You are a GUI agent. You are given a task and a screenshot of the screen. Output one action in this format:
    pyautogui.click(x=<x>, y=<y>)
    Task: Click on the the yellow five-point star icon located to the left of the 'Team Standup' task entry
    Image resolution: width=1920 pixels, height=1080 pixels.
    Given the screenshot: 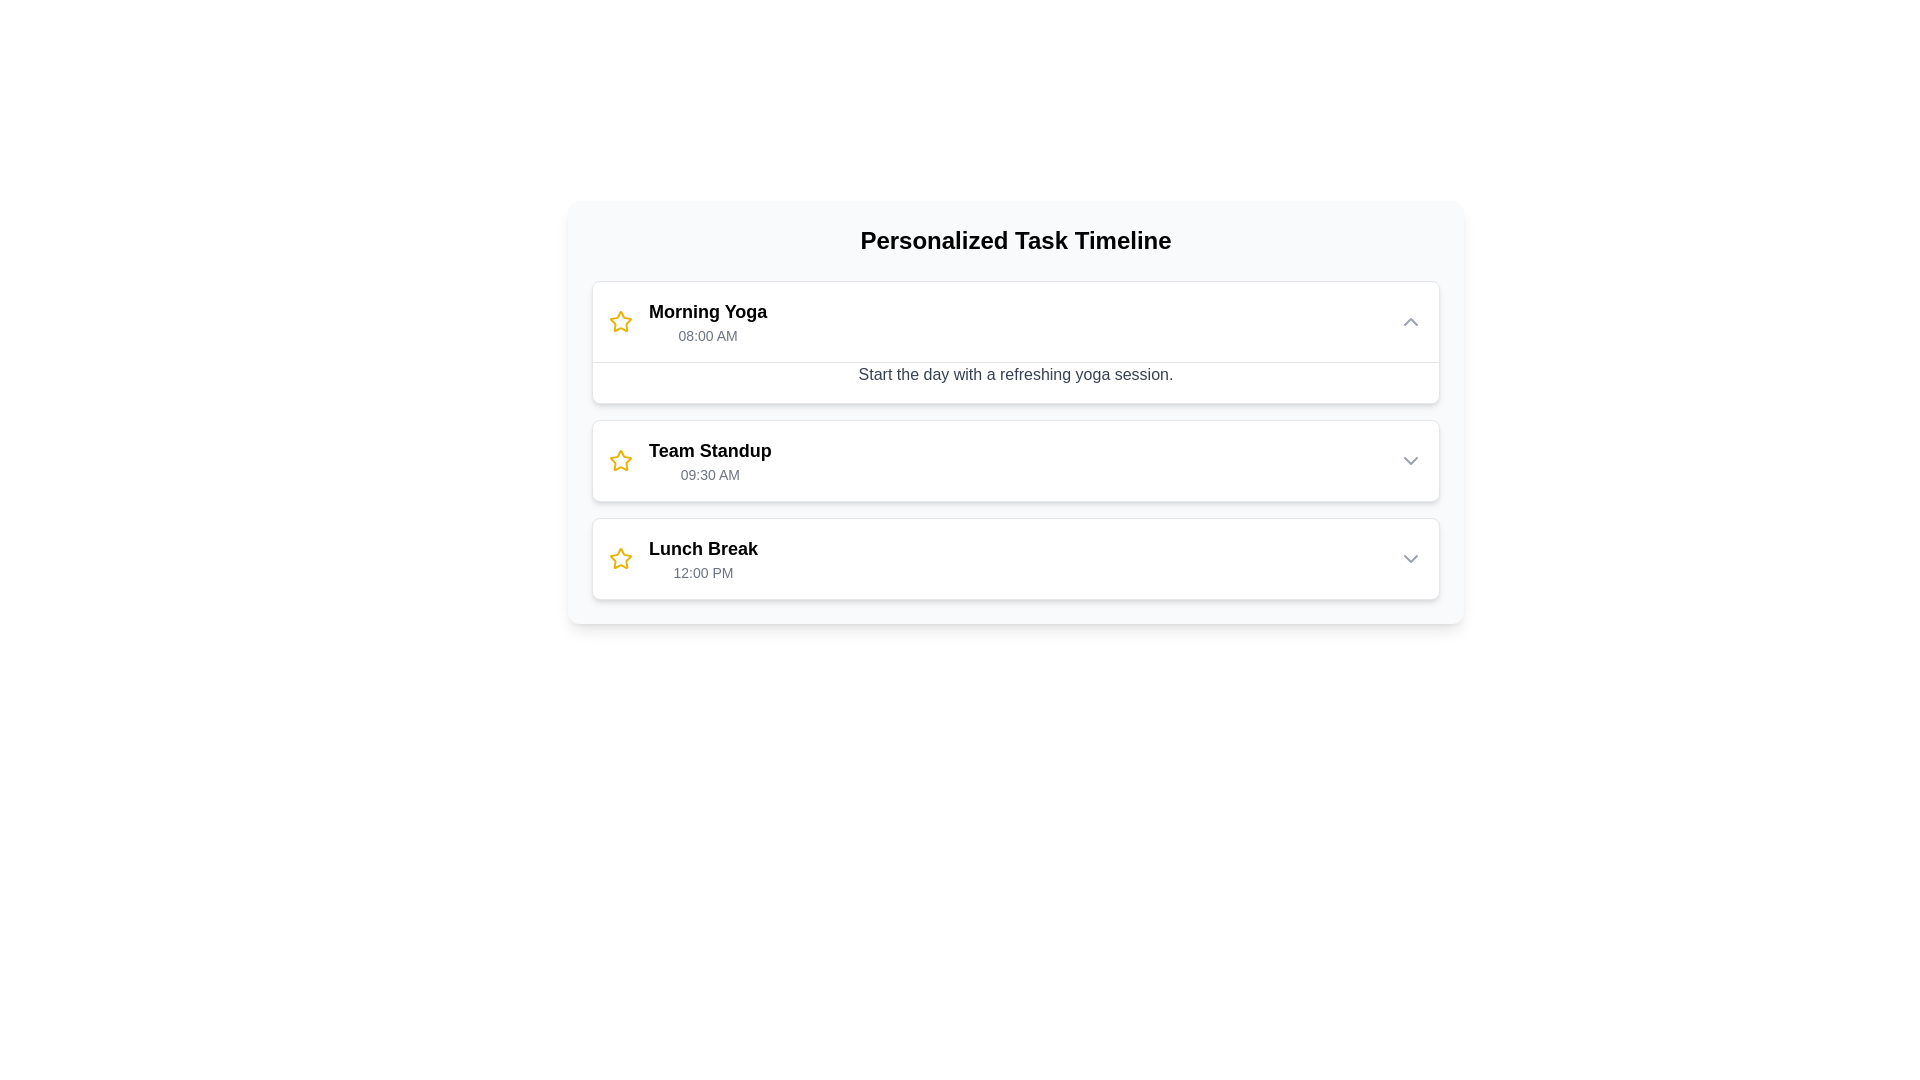 What is the action you would take?
    pyautogui.click(x=619, y=320)
    